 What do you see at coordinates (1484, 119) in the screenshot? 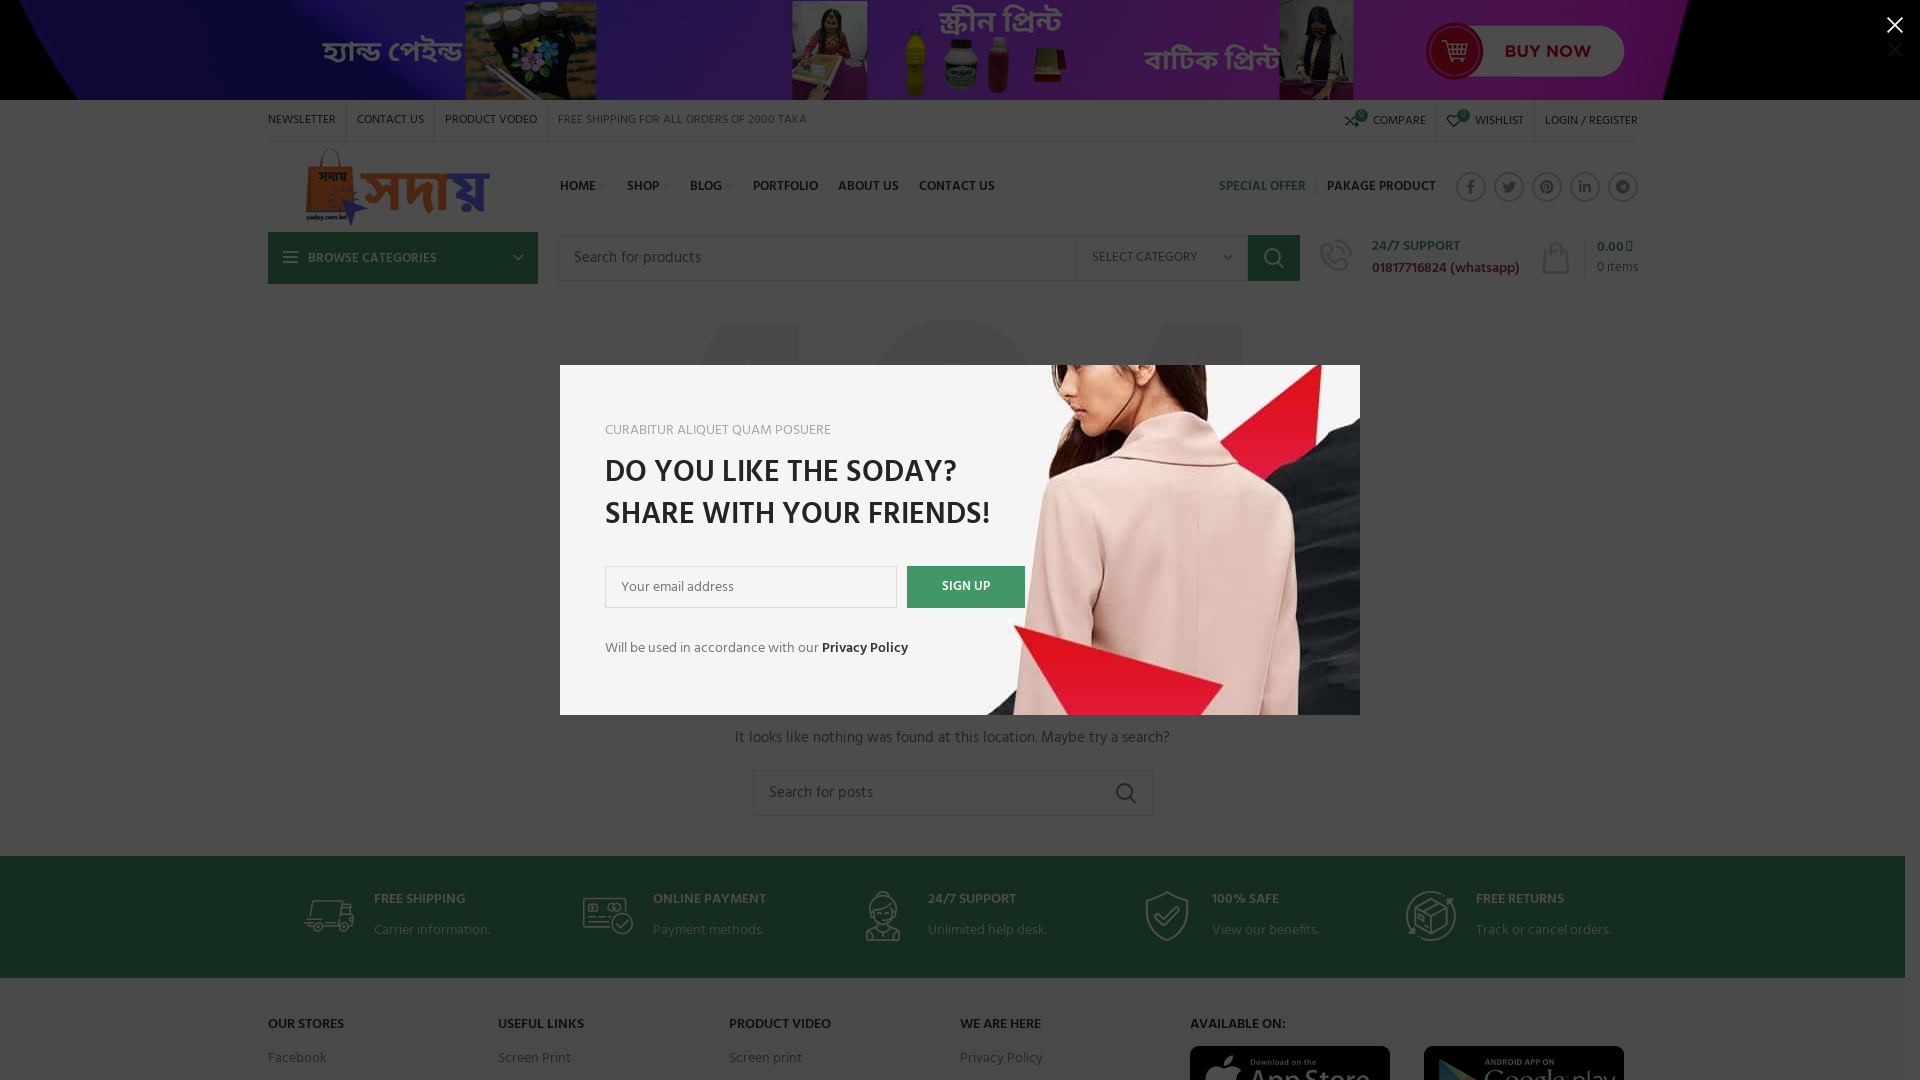
I see `'0` at bounding box center [1484, 119].